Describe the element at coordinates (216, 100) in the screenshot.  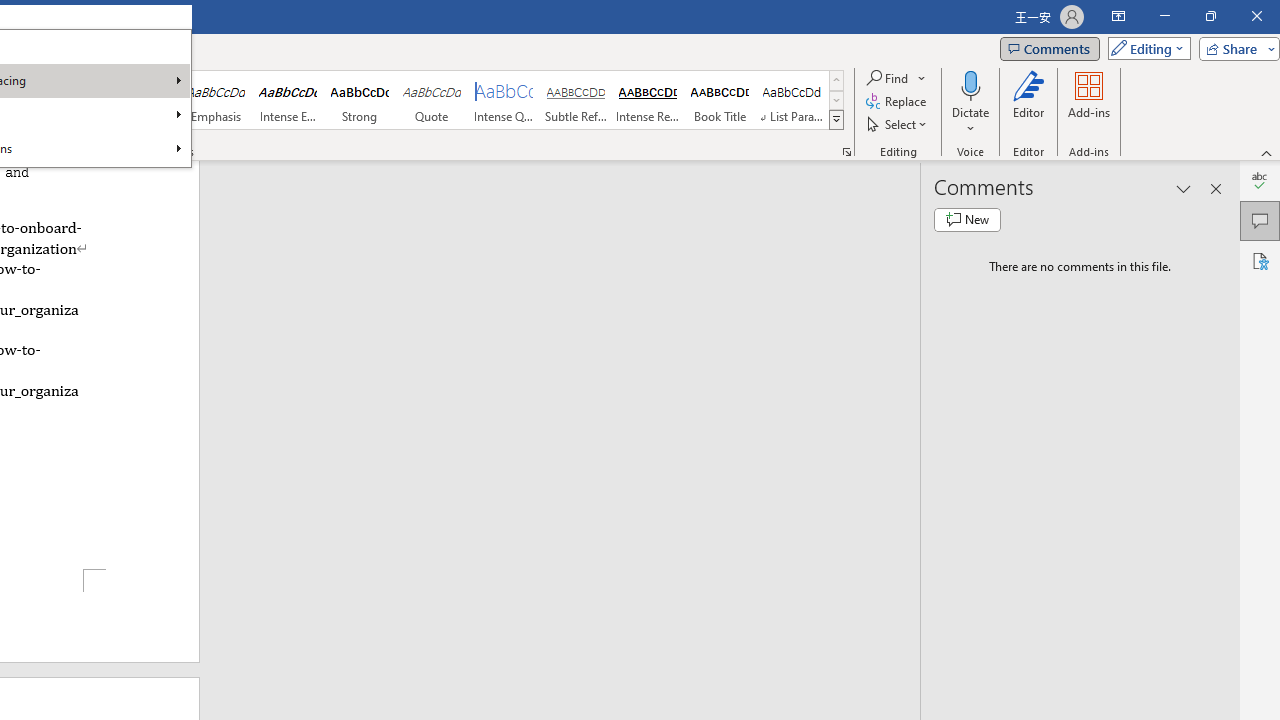
I see `'Emphasis'` at that location.